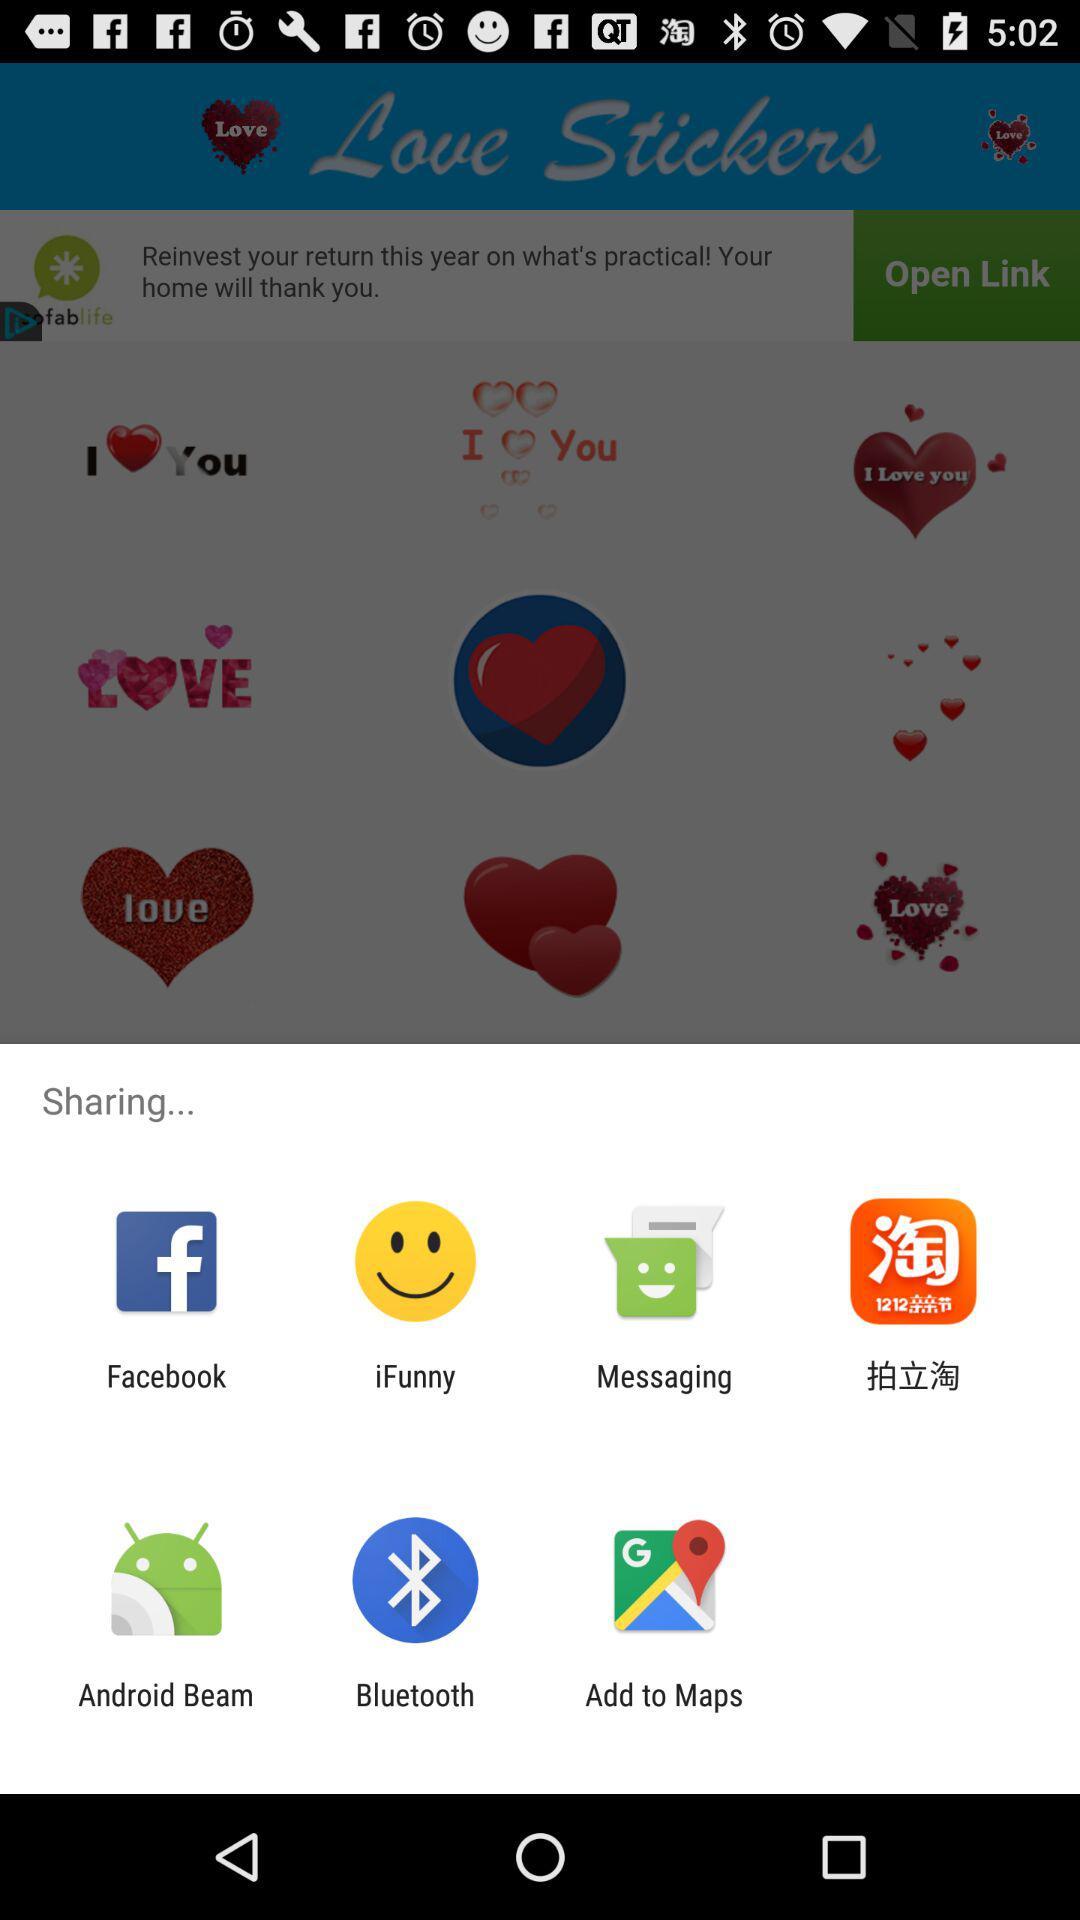 The width and height of the screenshot is (1080, 1920). I want to click on the ifunny, so click(414, 1392).